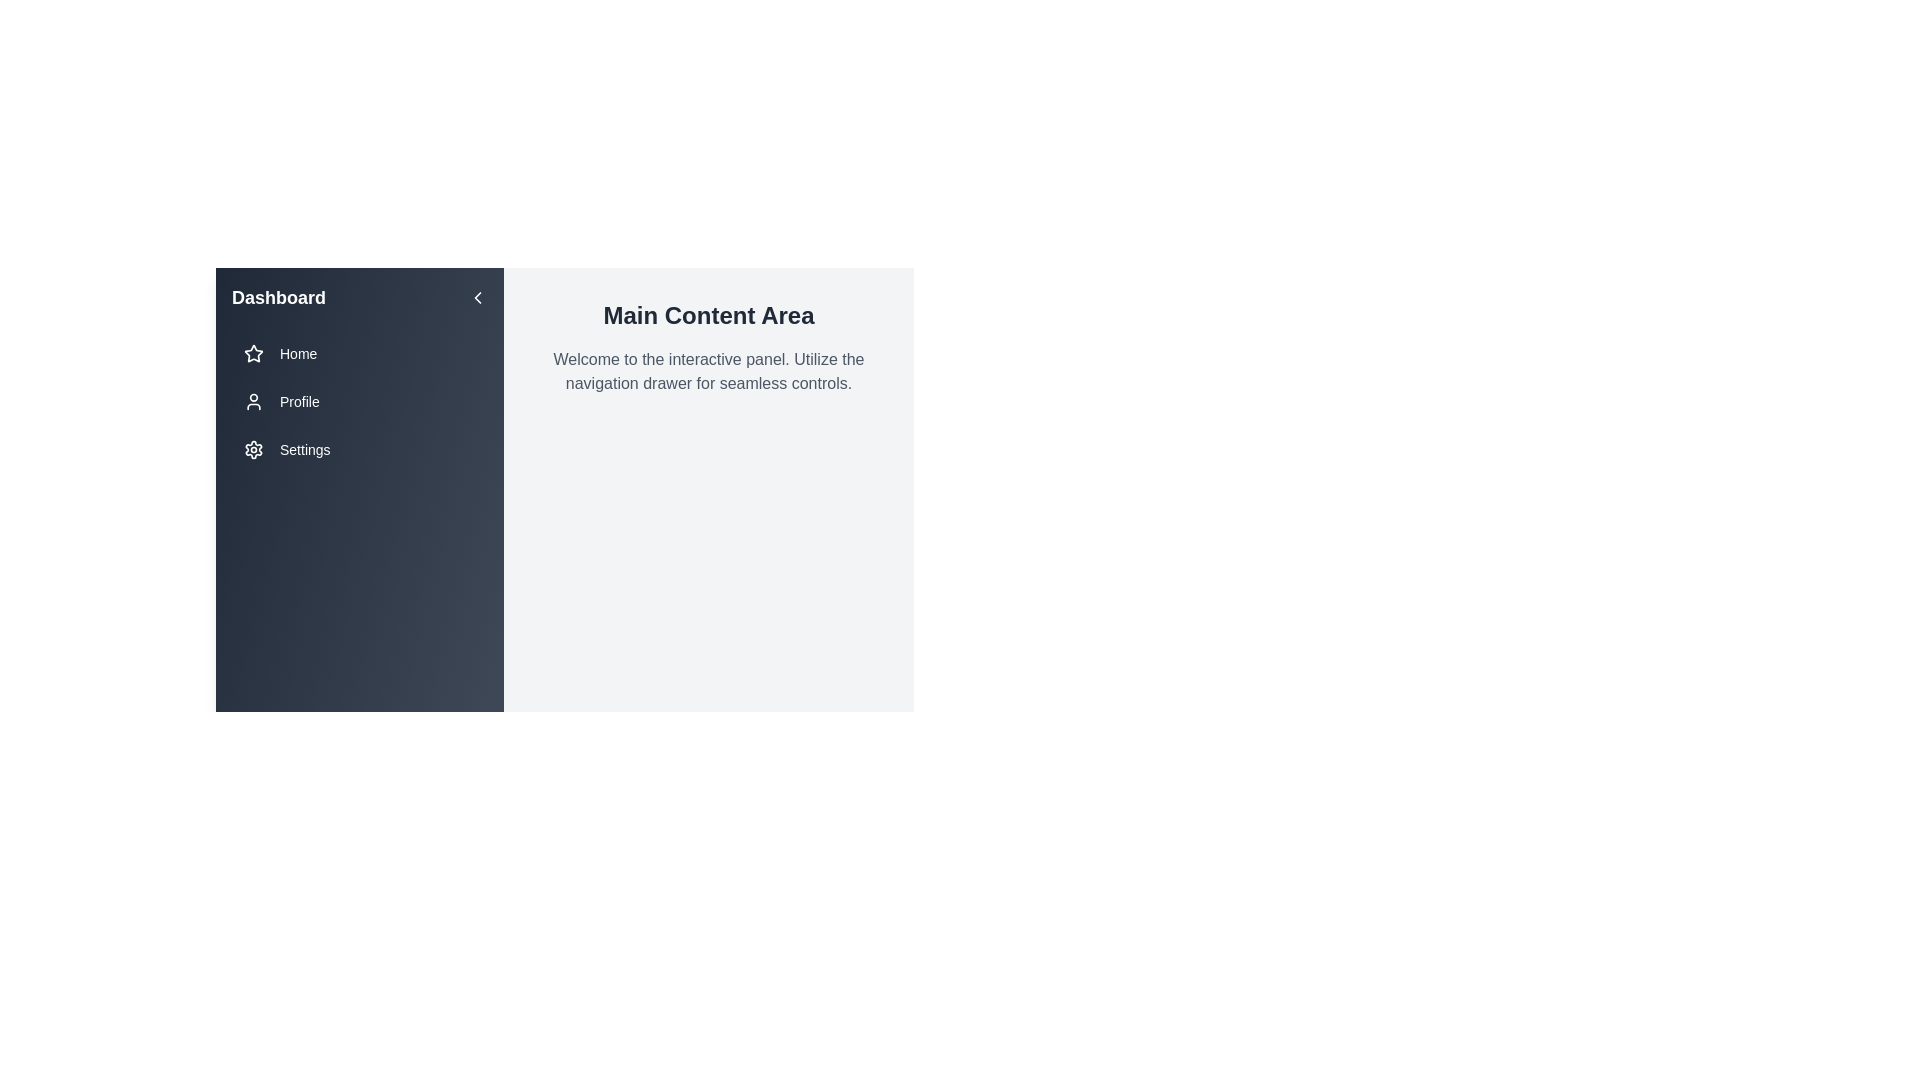 Image resolution: width=1920 pixels, height=1080 pixels. I want to click on the 'Dashboard' text label, which is a bold, large white font element located at the top of the navigation panel, so click(277, 297).